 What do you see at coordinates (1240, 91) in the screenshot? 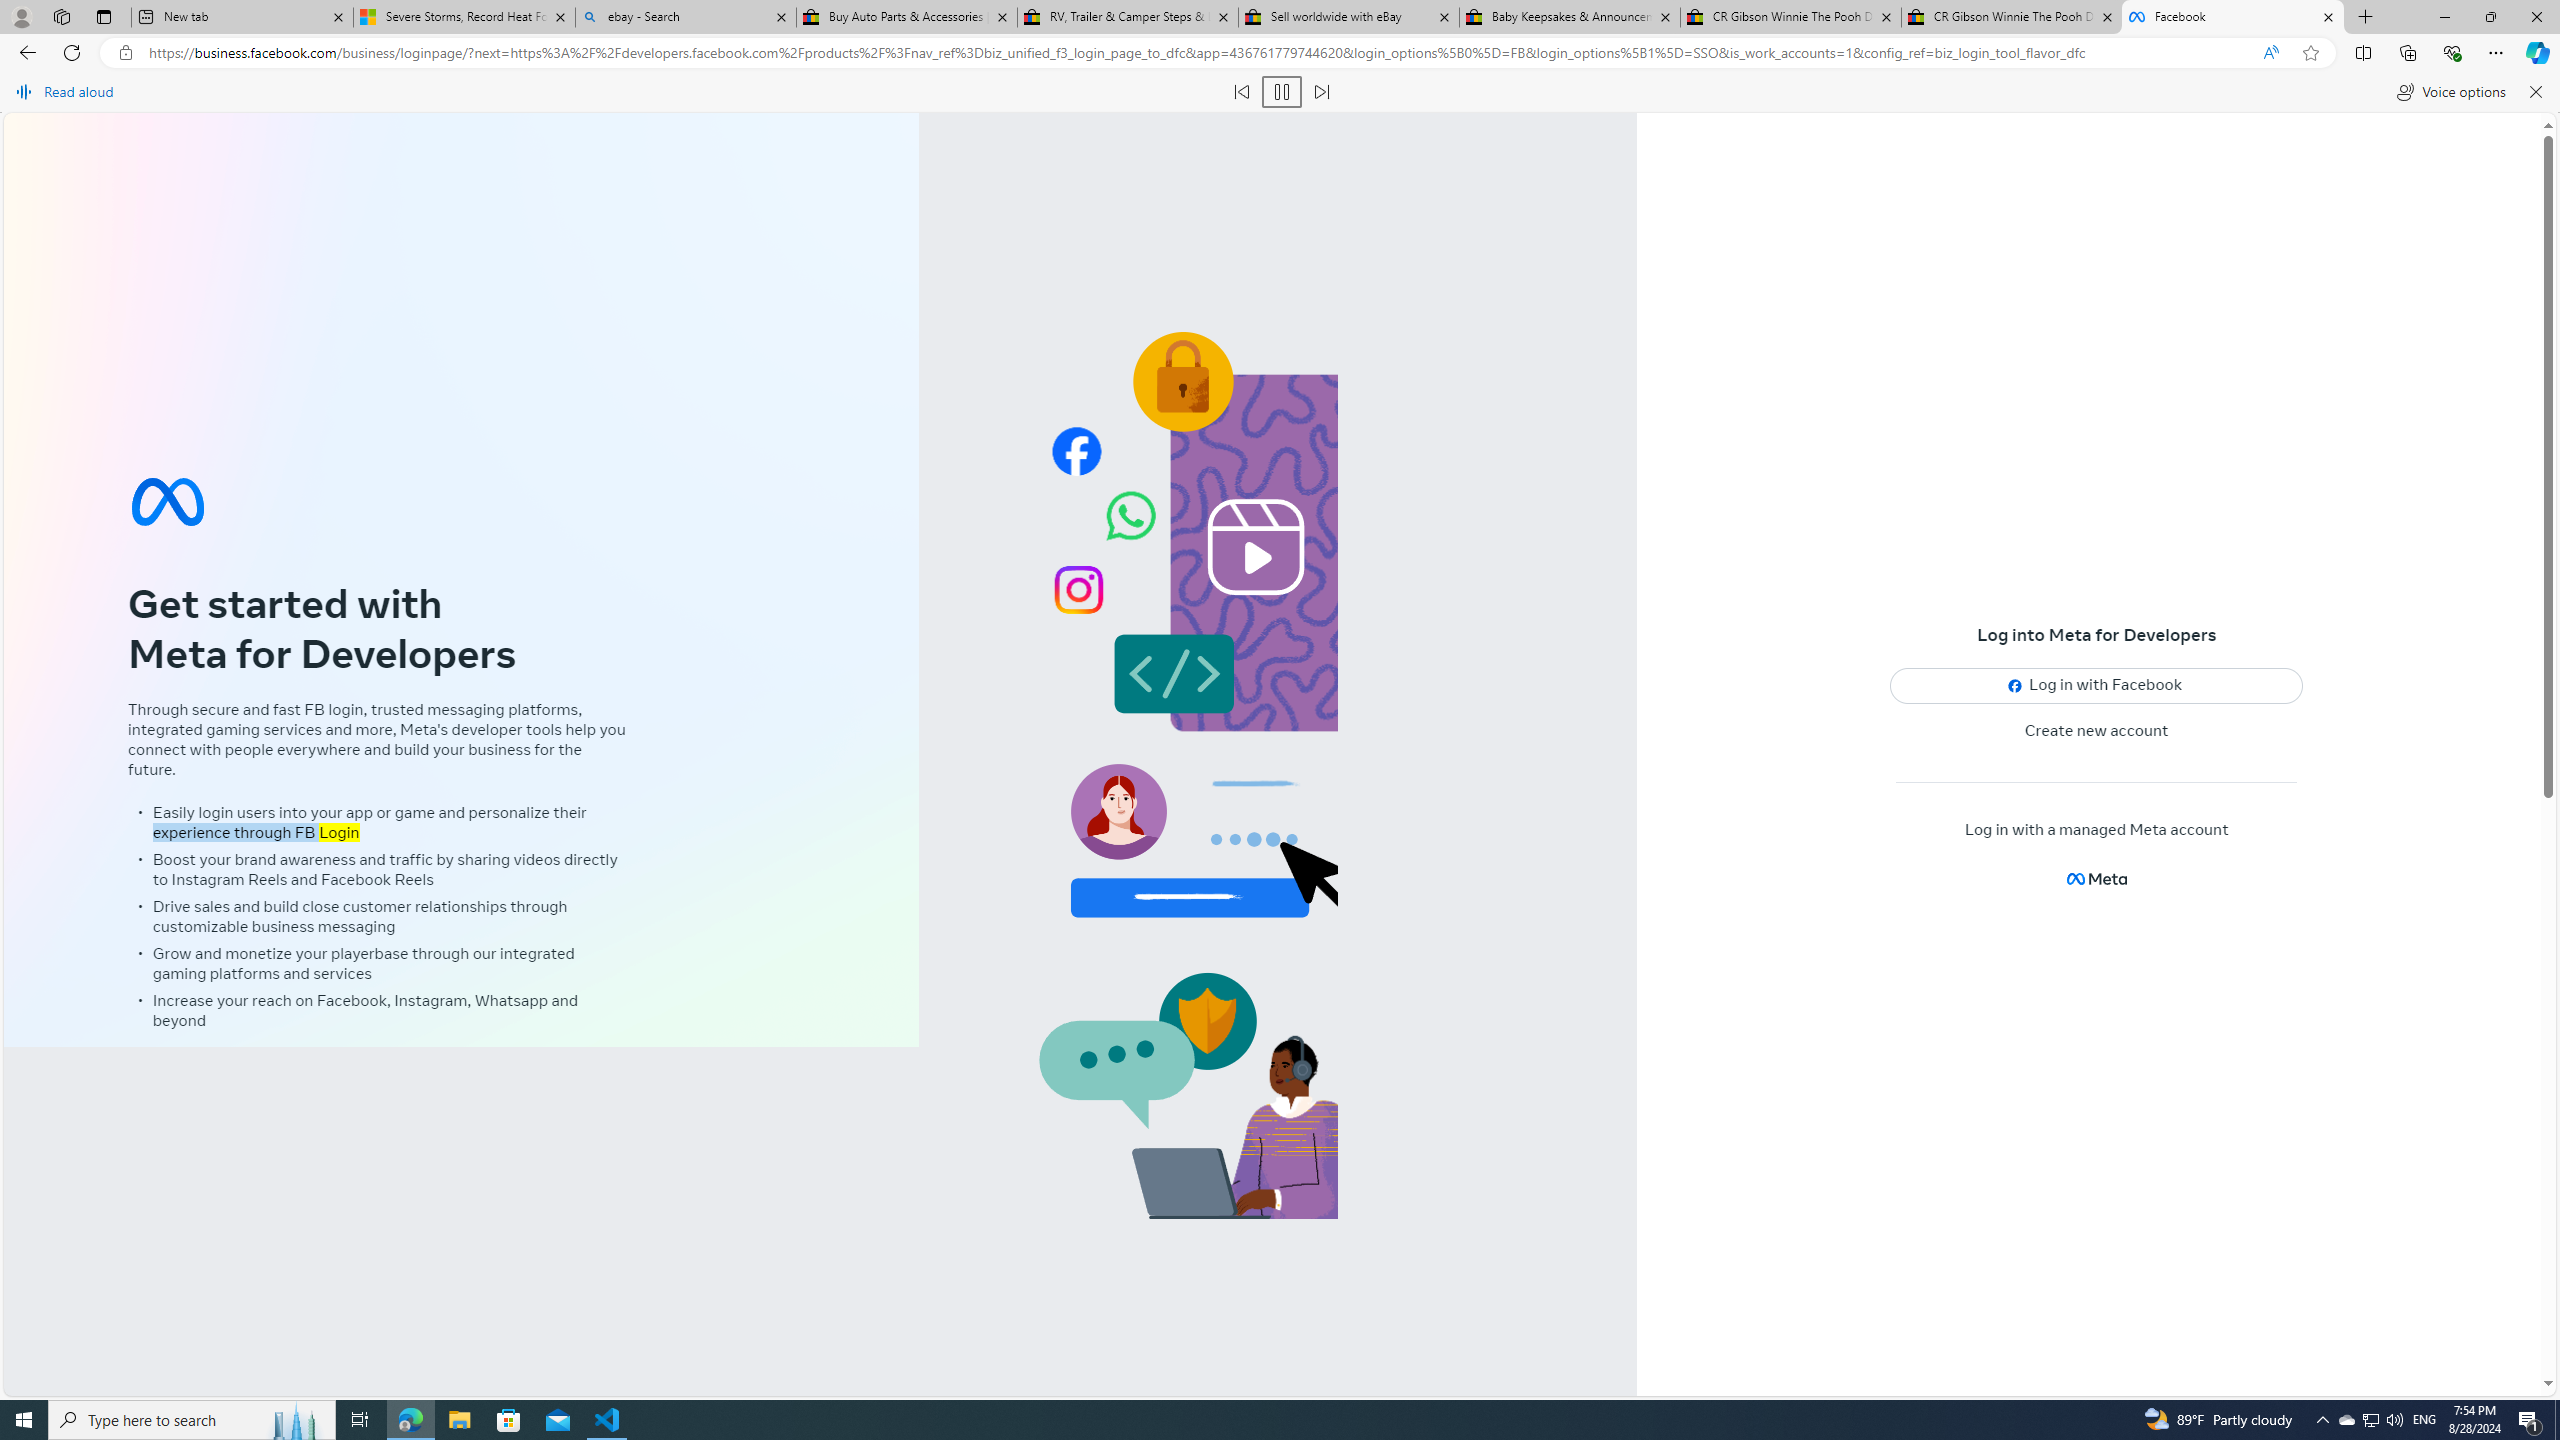
I see `'Read previous paragraph'` at bounding box center [1240, 91].